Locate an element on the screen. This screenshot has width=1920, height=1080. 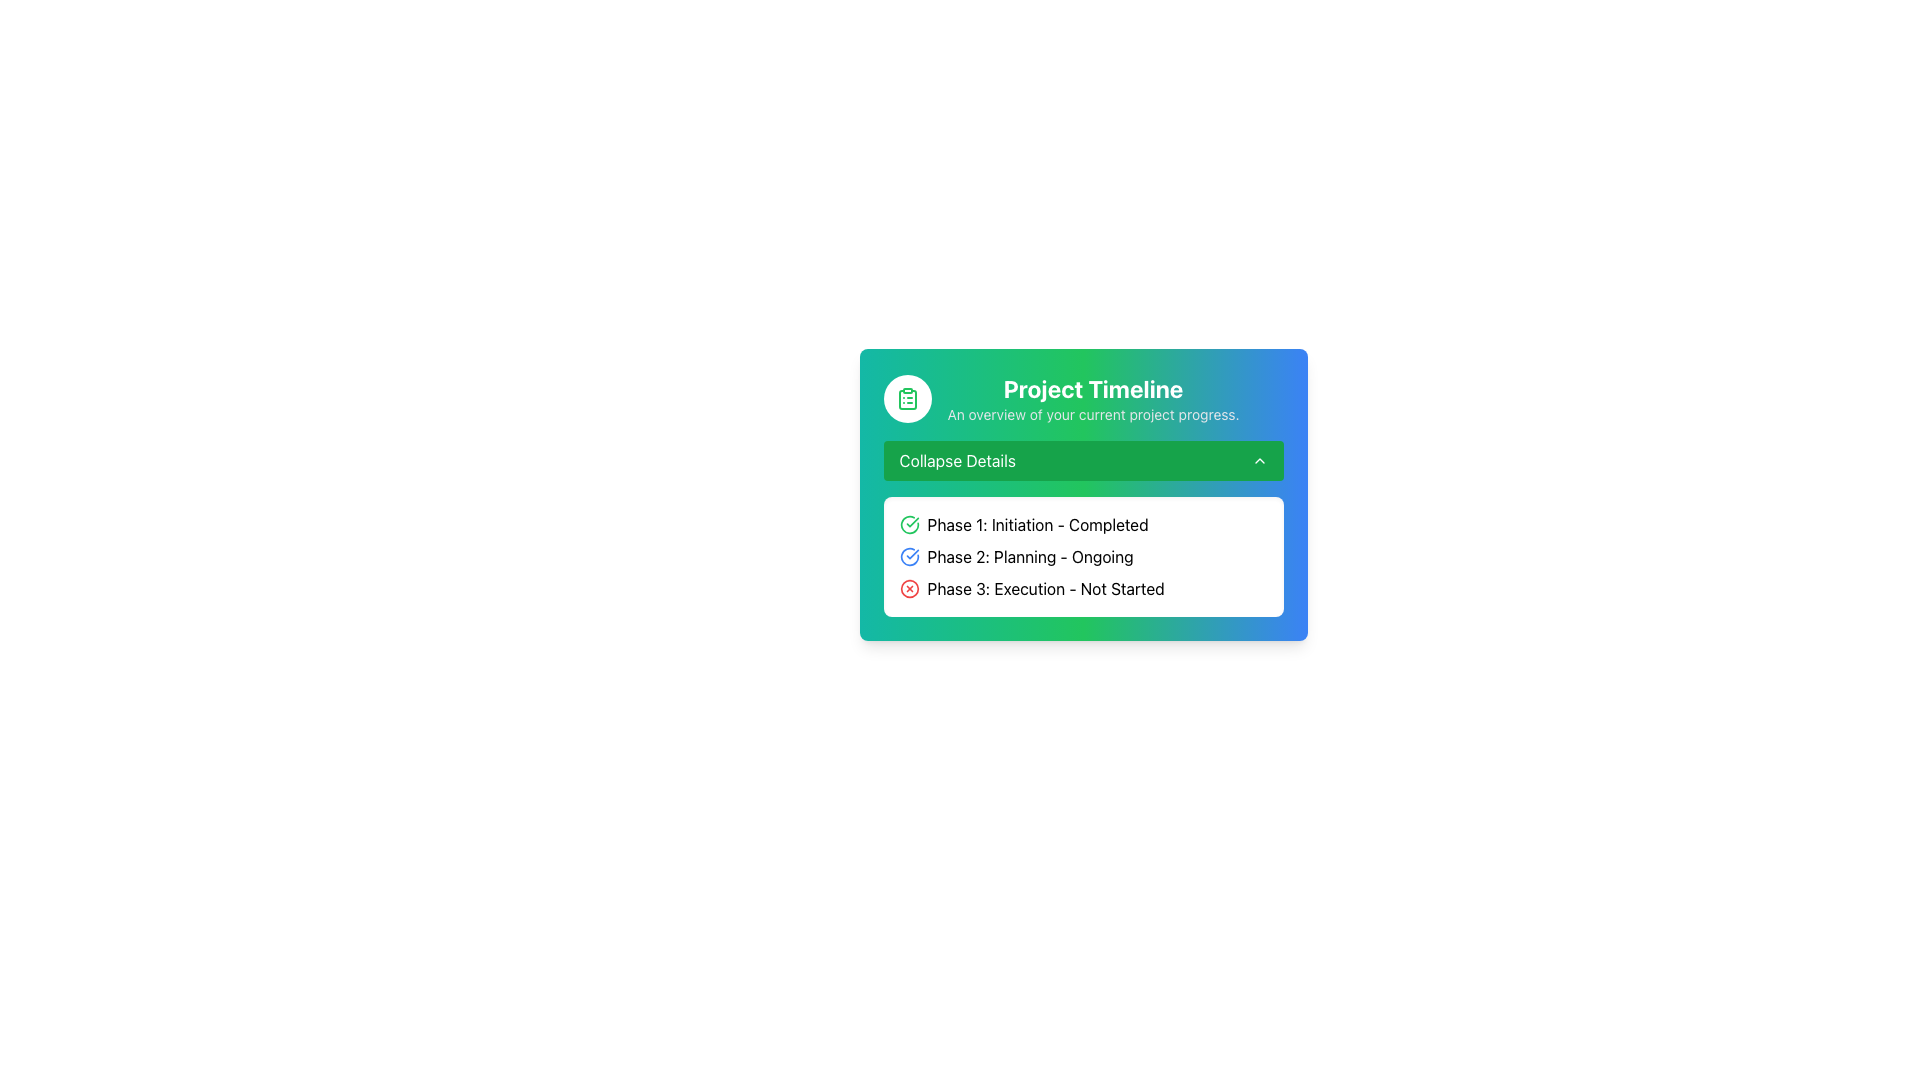
text label displaying 'Phase 3: Execution - Not Started' to understand the phase status is located at coordinates (1045, 588).